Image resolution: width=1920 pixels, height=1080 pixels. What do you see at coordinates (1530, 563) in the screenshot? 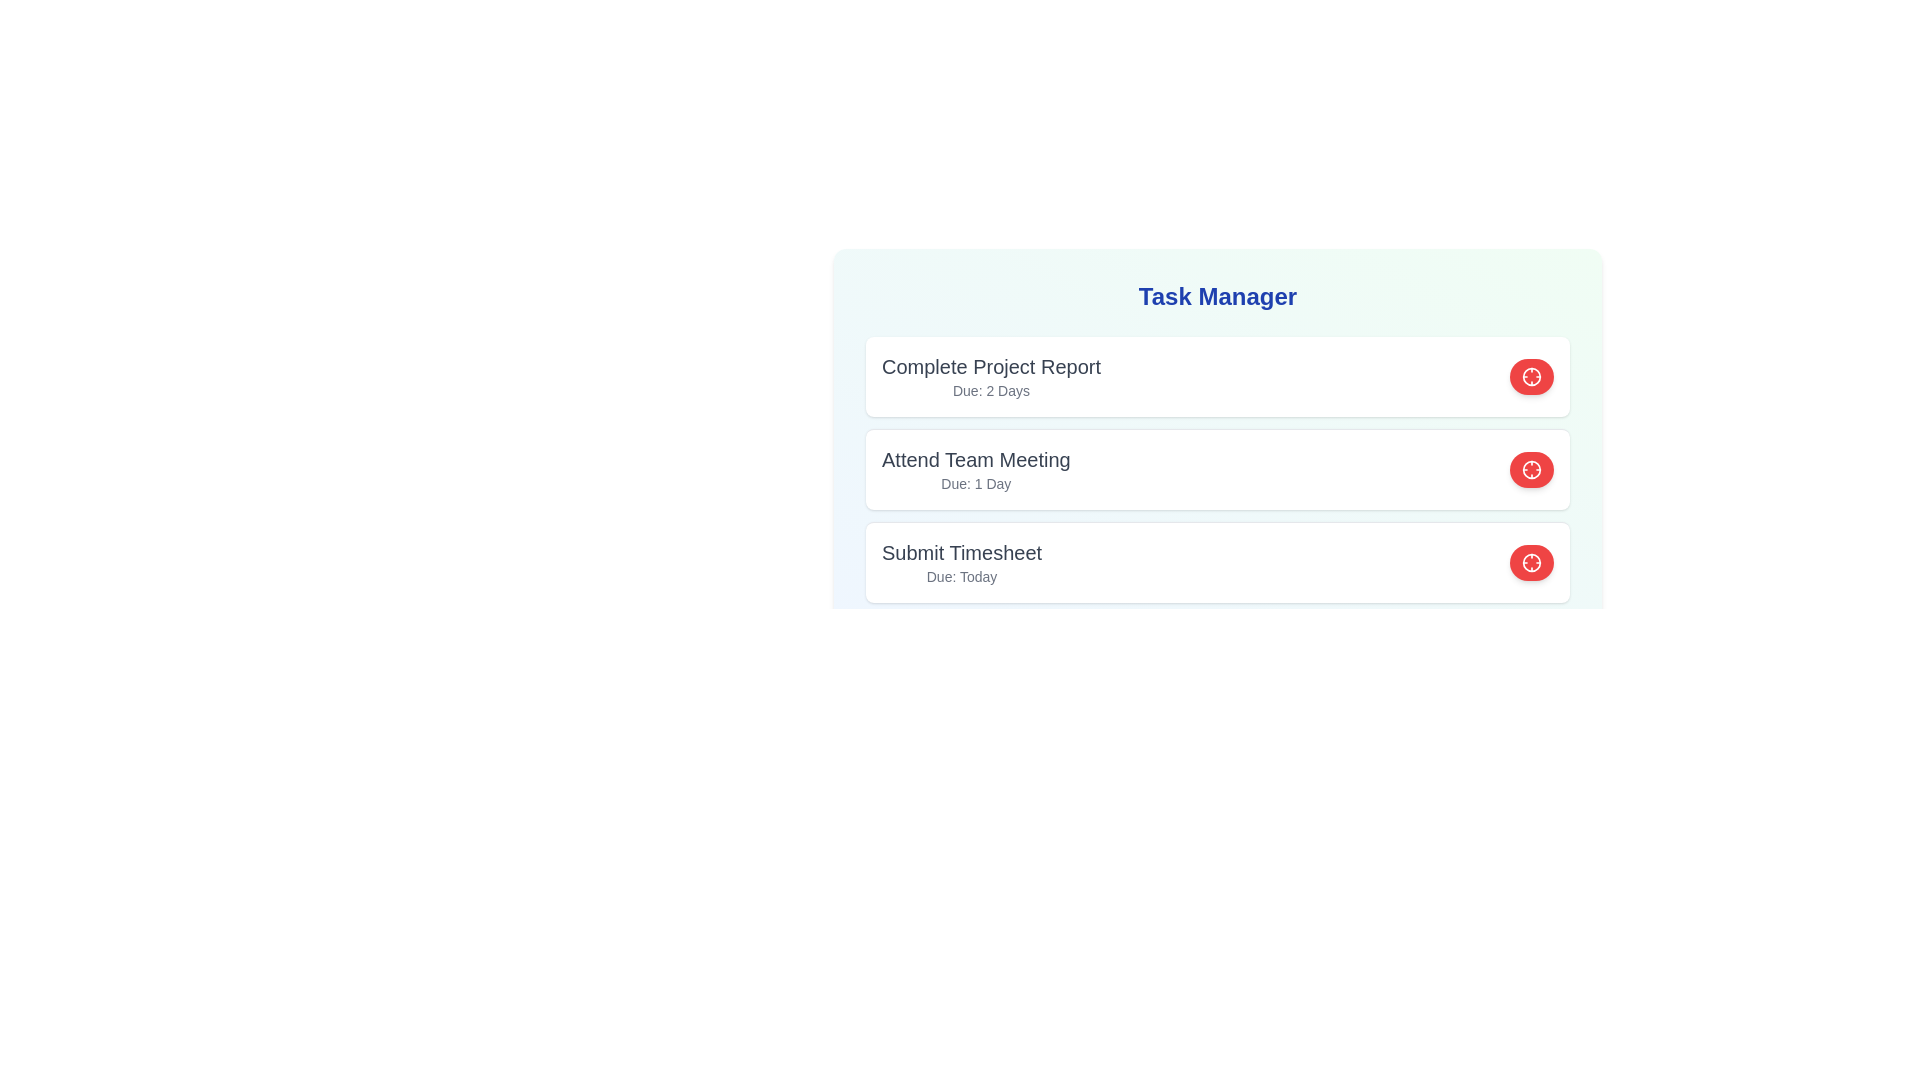
I see `the interactive button located at the top-right corner of the 'Submit Timesheet' task item in the 'Task Manager' interface` at bounding box center [1530, 563].